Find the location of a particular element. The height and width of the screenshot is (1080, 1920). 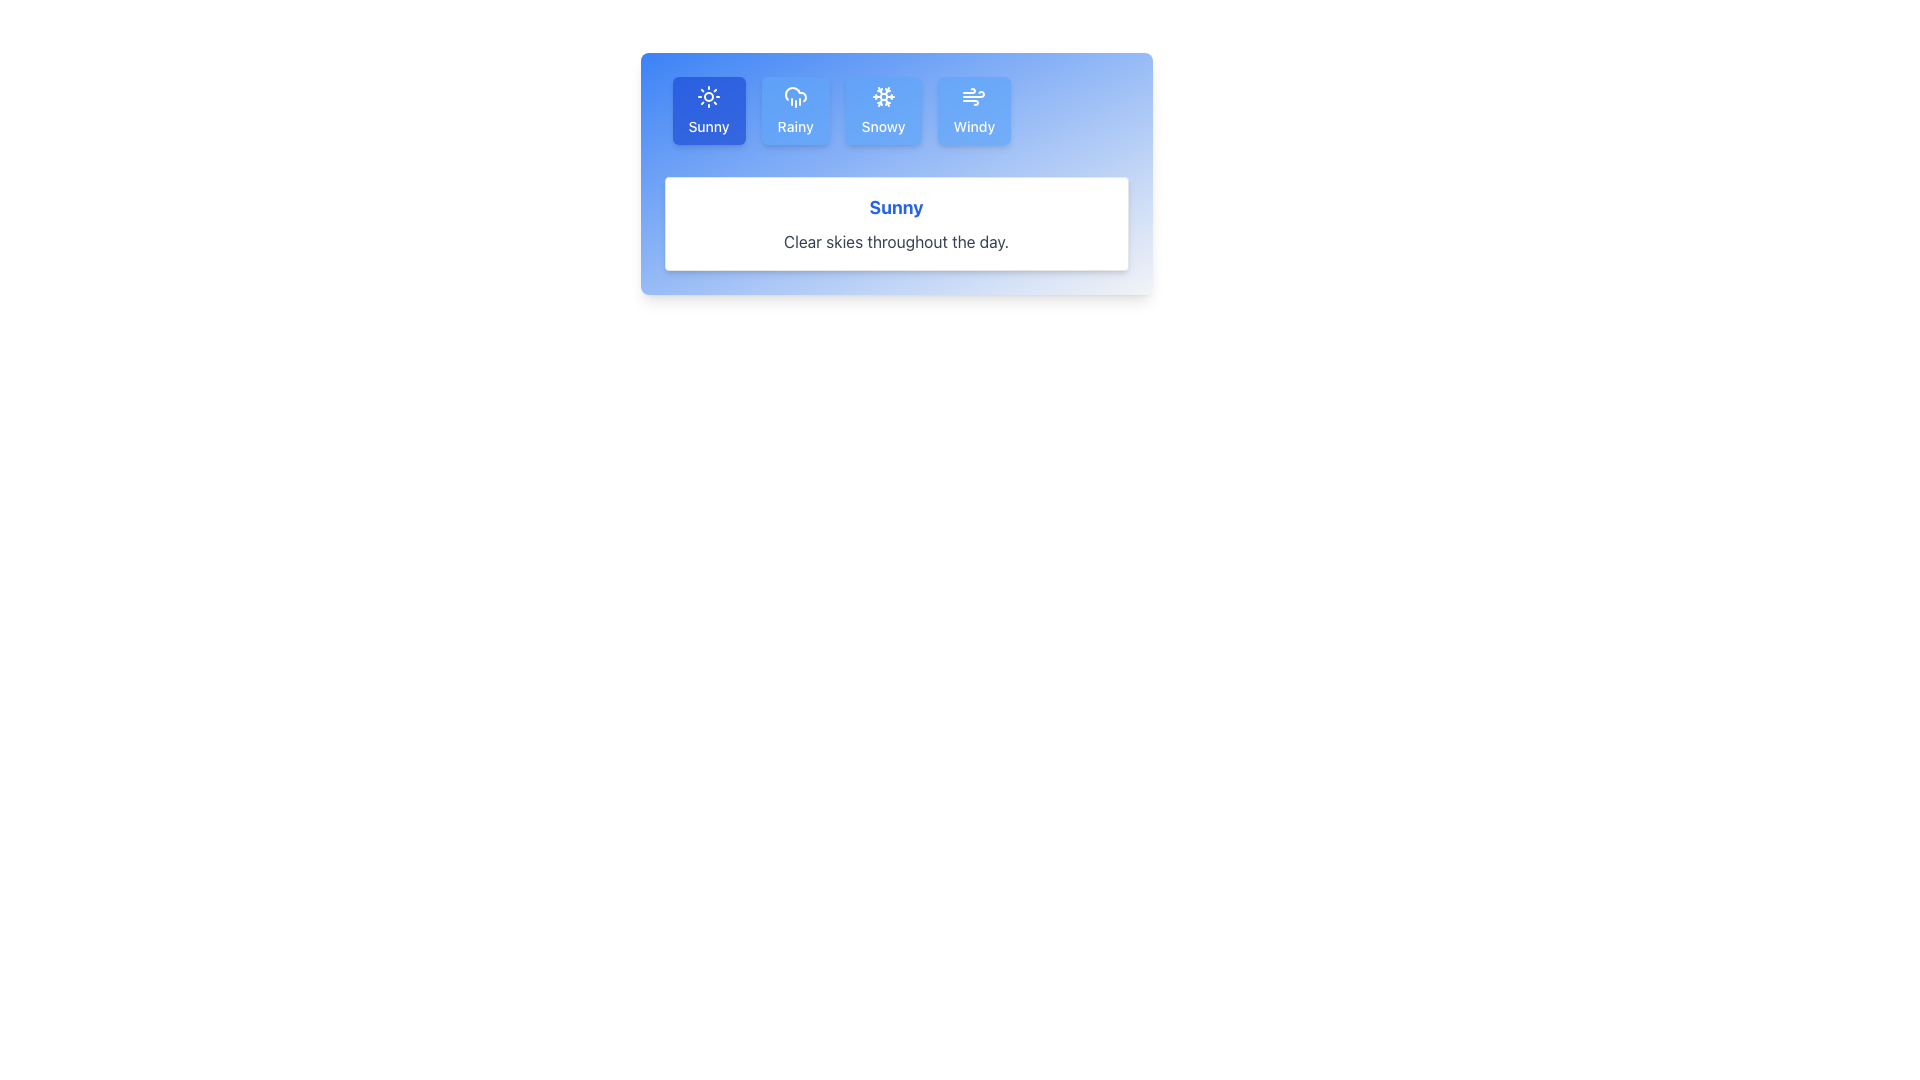

the weather informational card located at the top center of the layout, which displays sunny weather and clear skies, to access any contained elements is located at coordinates (895, 172).